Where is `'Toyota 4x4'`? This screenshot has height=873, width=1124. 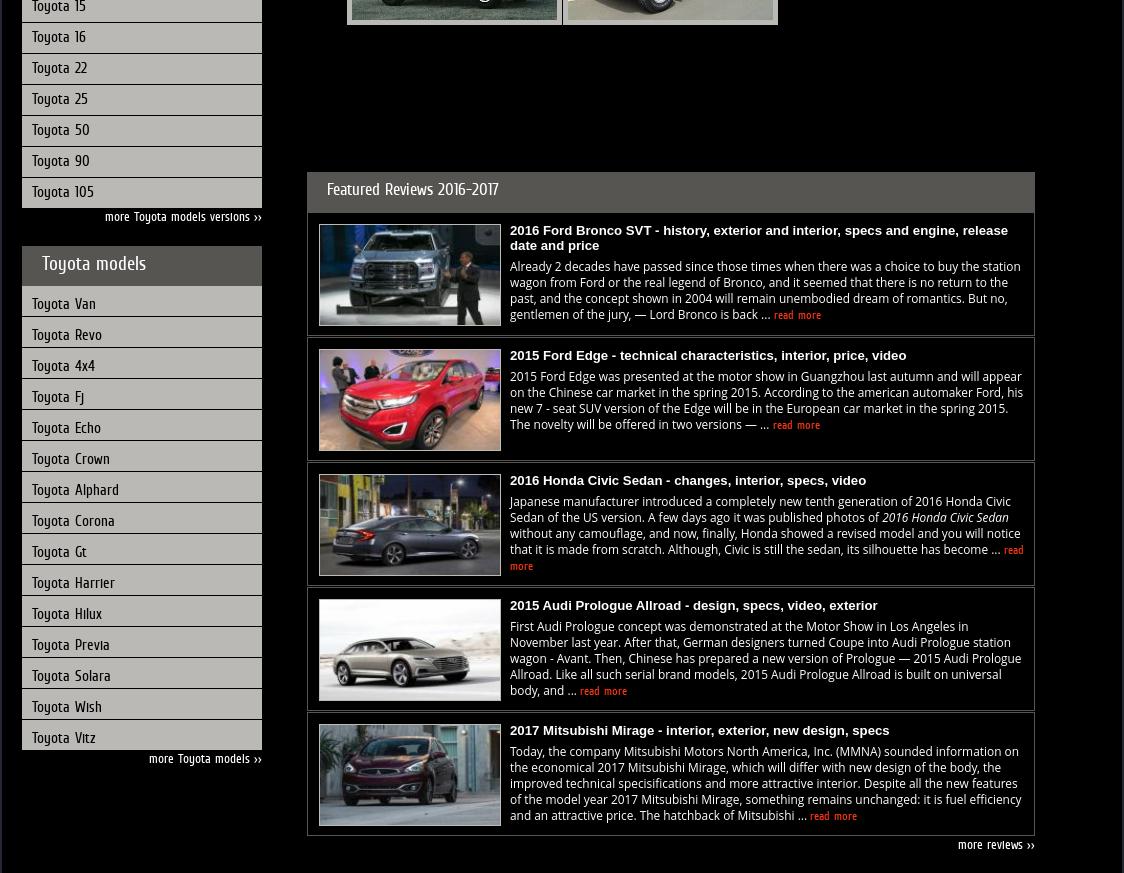
'Toyota 4x4' is located at coordinates (31, 364).